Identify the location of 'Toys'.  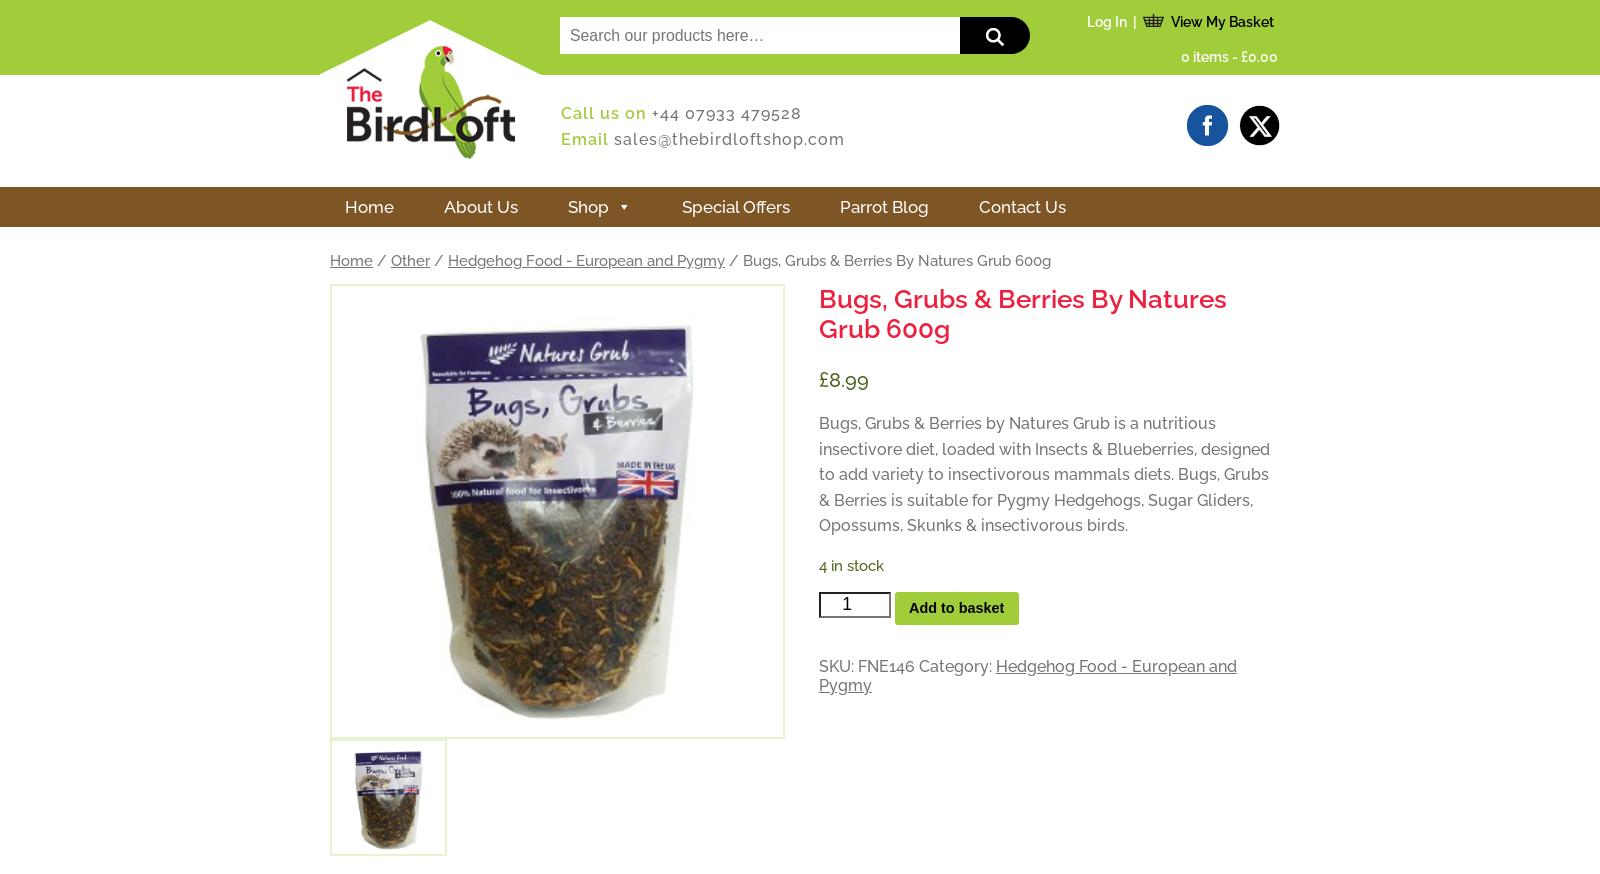
(526, 726).